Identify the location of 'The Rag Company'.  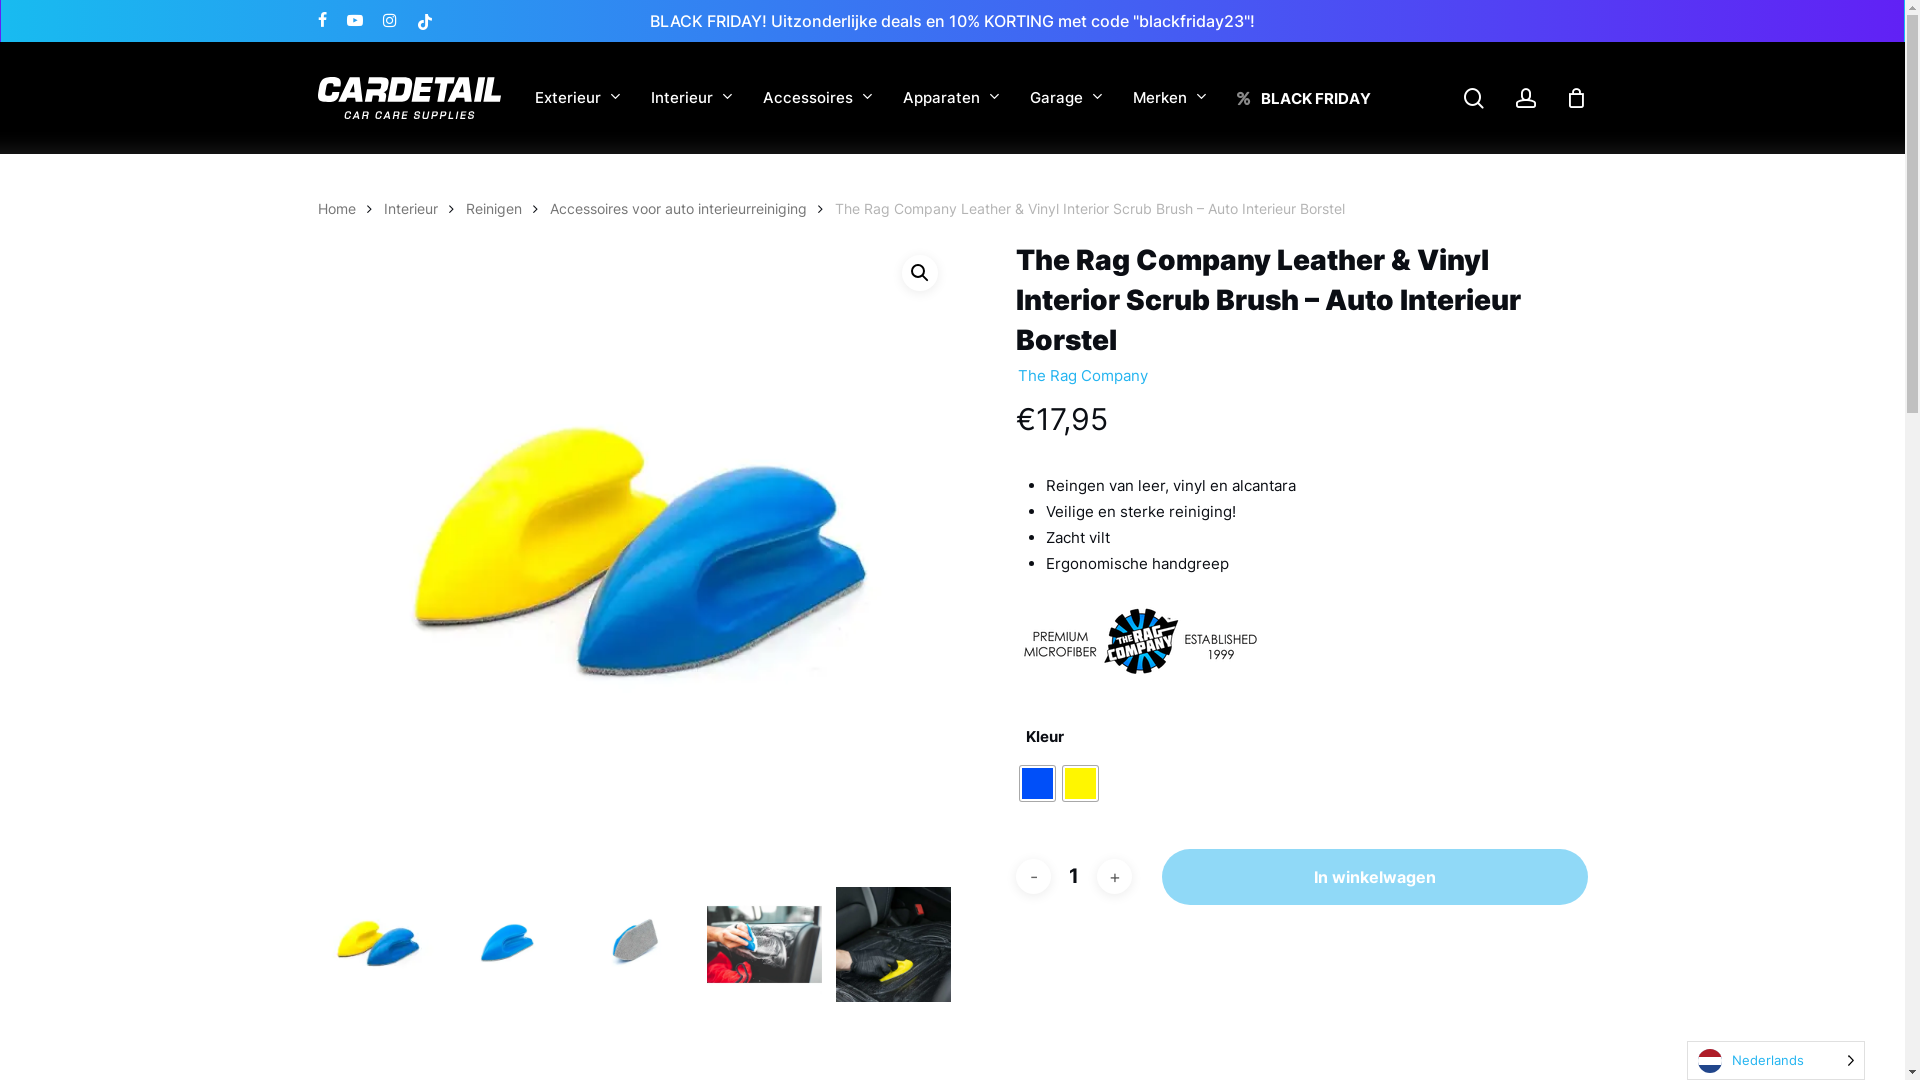
(1016, 375).